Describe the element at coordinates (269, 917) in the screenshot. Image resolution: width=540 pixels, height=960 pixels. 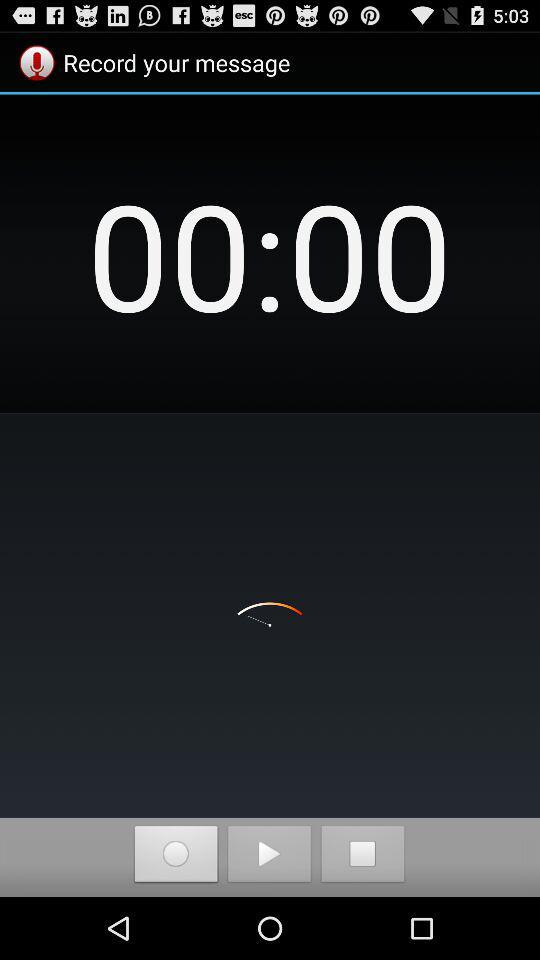
I see `the play icon` at that location.